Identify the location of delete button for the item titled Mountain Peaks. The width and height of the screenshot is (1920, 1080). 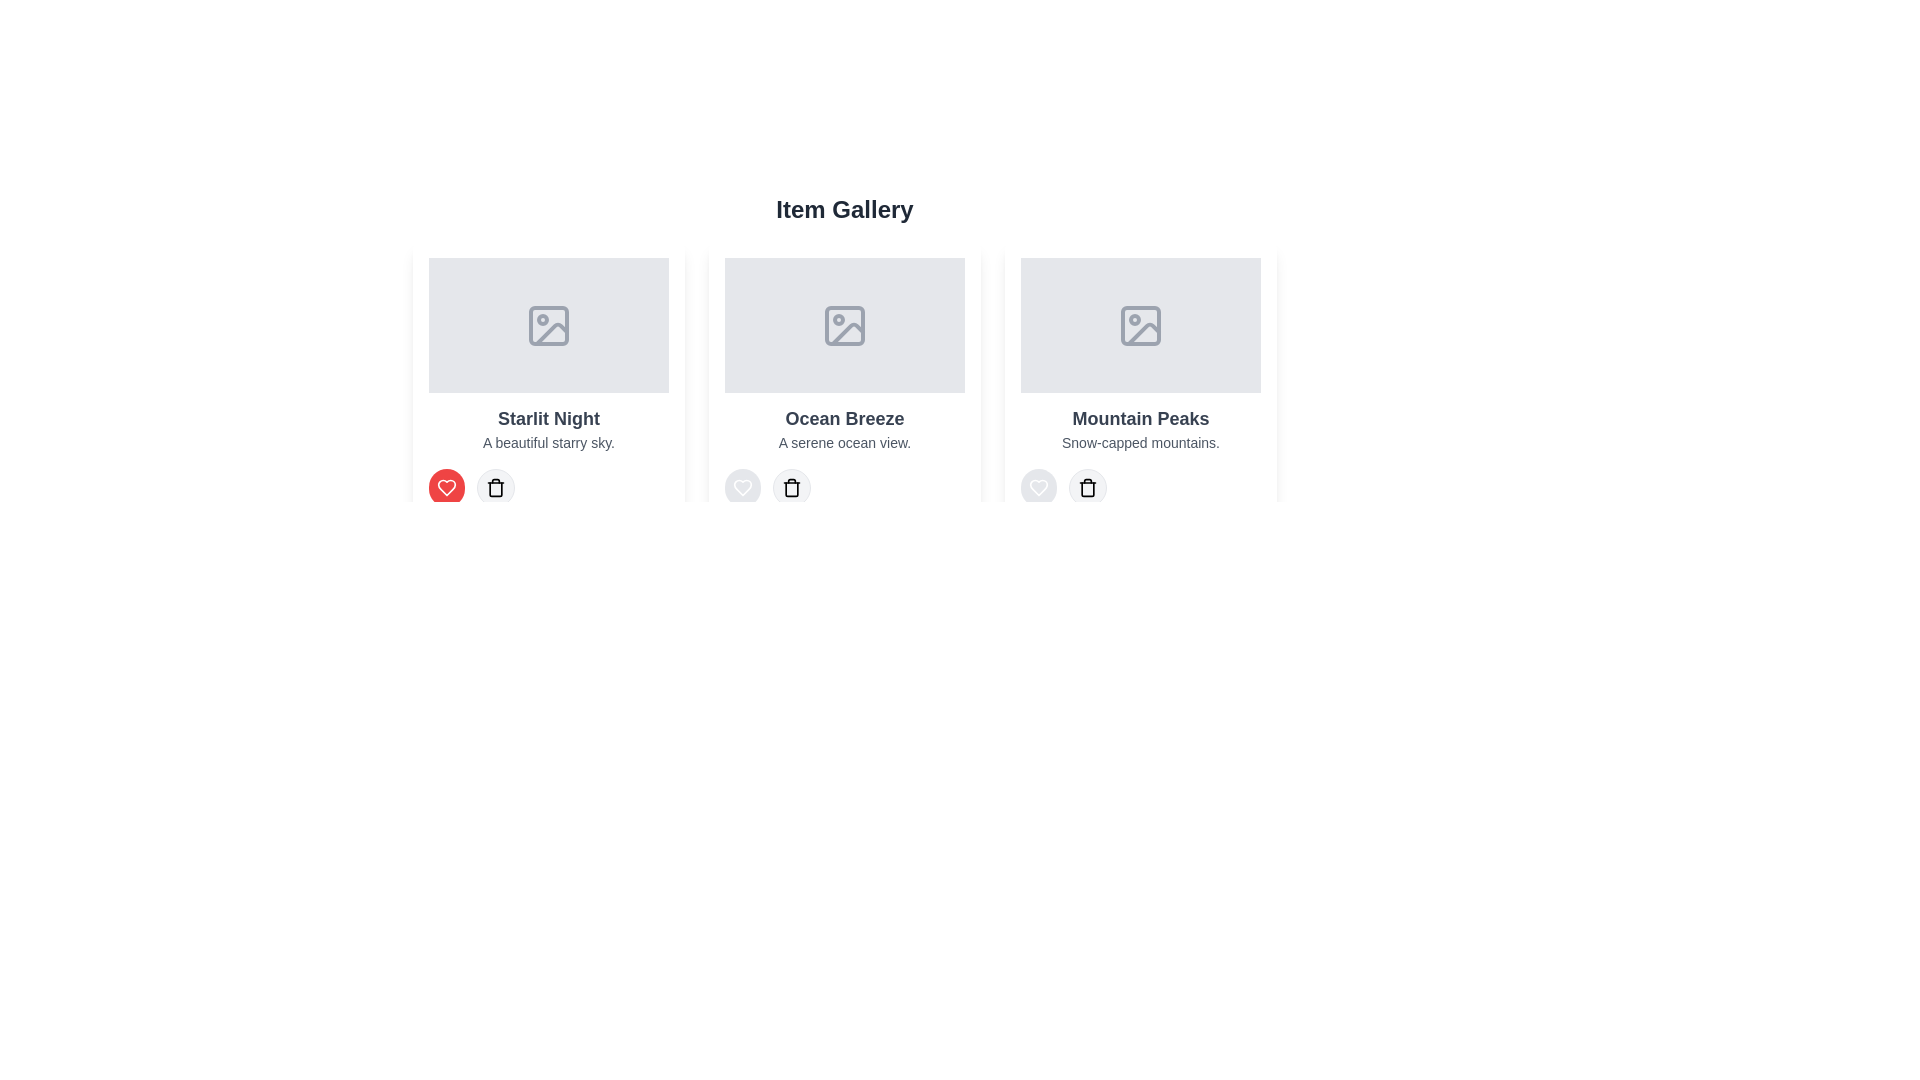
(1087, 488).